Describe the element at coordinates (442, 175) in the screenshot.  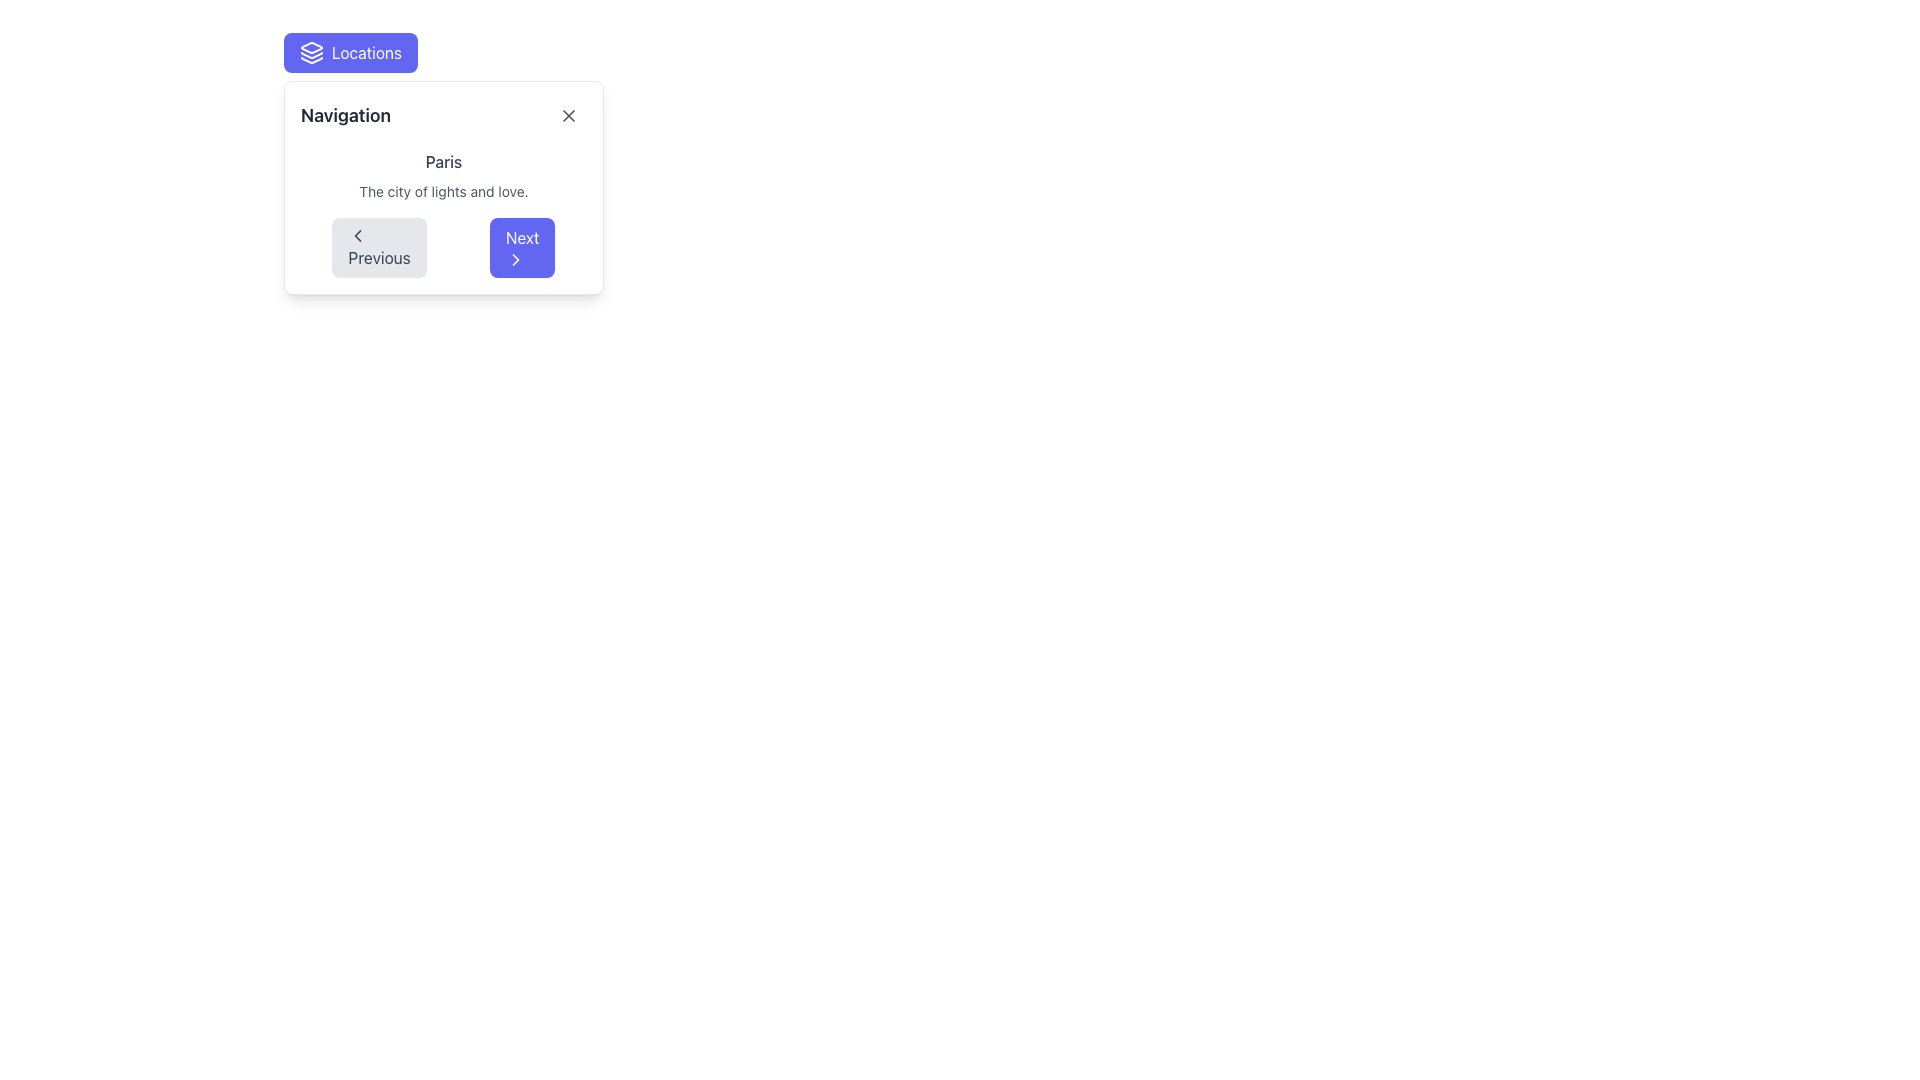
I see `the text element that displays 'Paris' in bold and 'The city of lights and love.' in a smaller font, located within the 'Navigation' modal` at that location.